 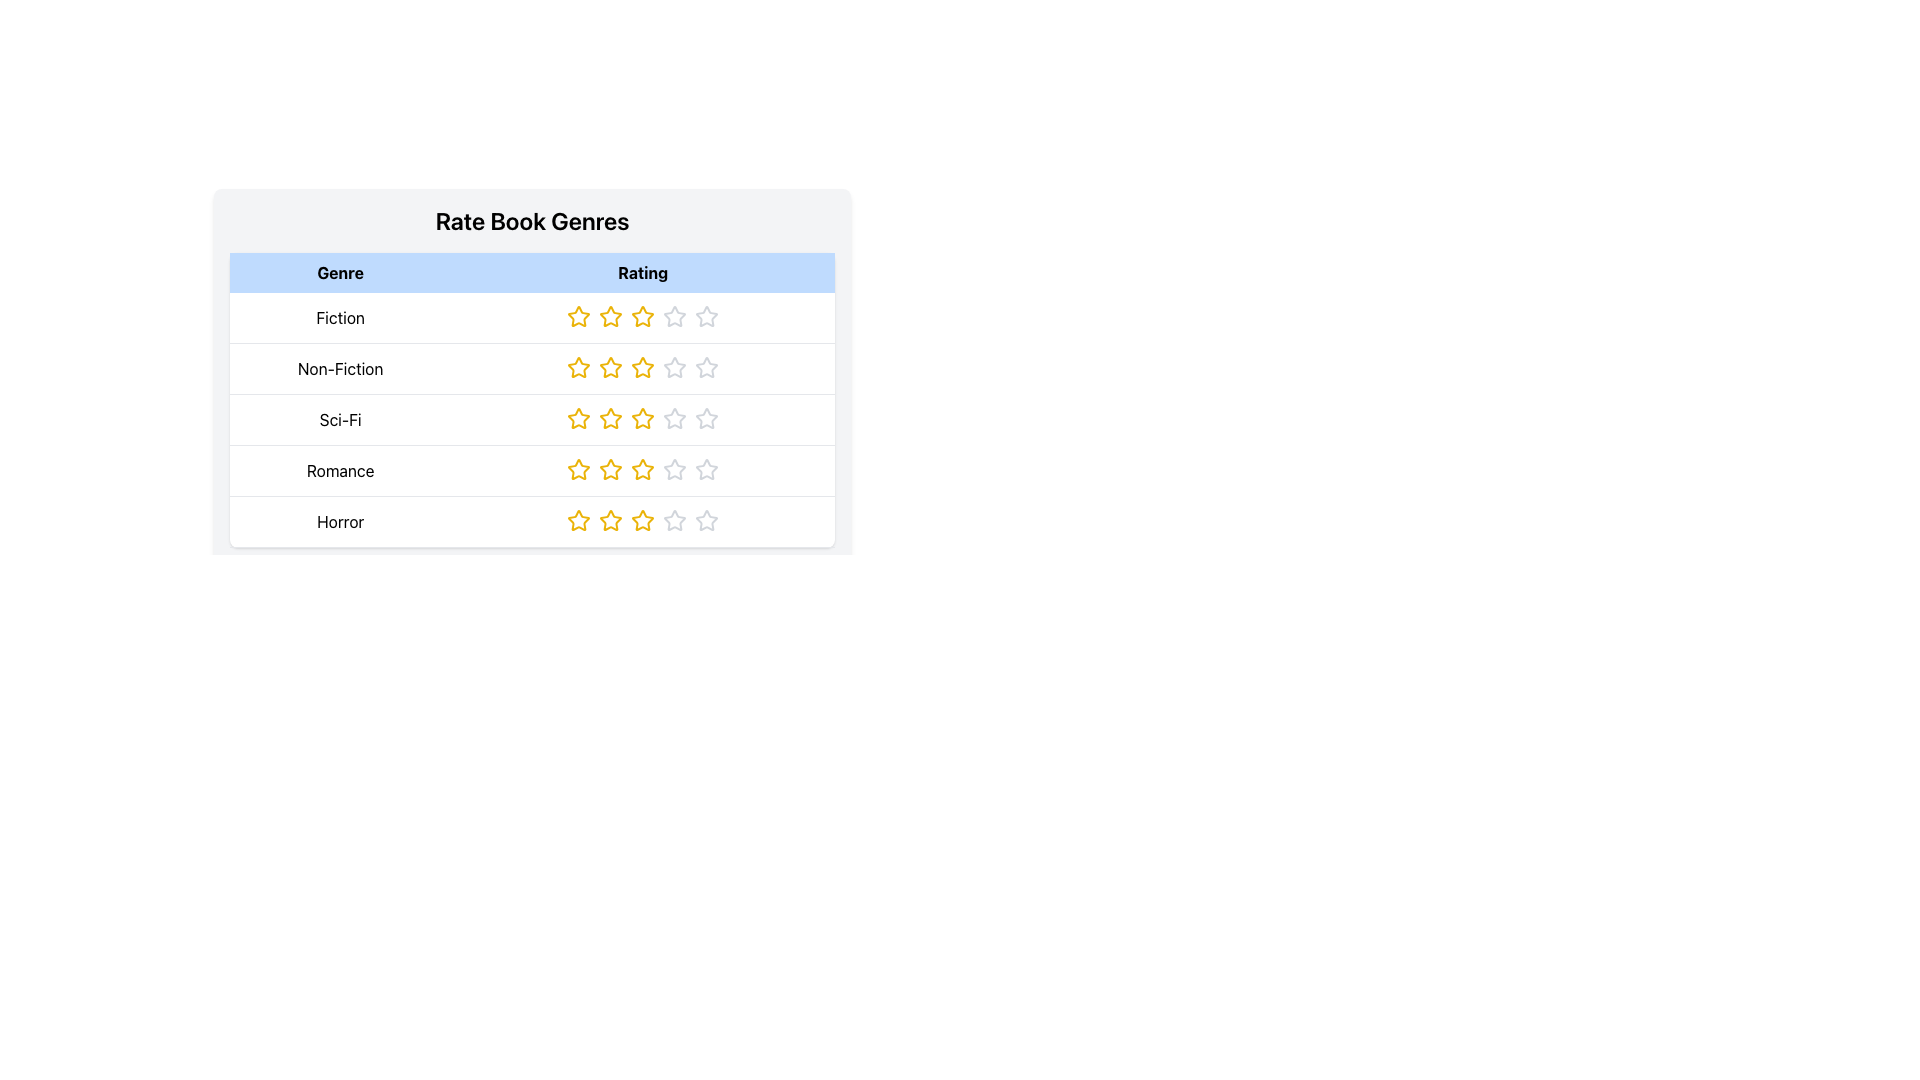 What do you see at coordinates (707, 367) in the screenshot?
I see `the fourth star icon in the 'Rating' column of the 'Non-Fiction' row, which indicates an unselected rating state` at bounding box center [707, 367].